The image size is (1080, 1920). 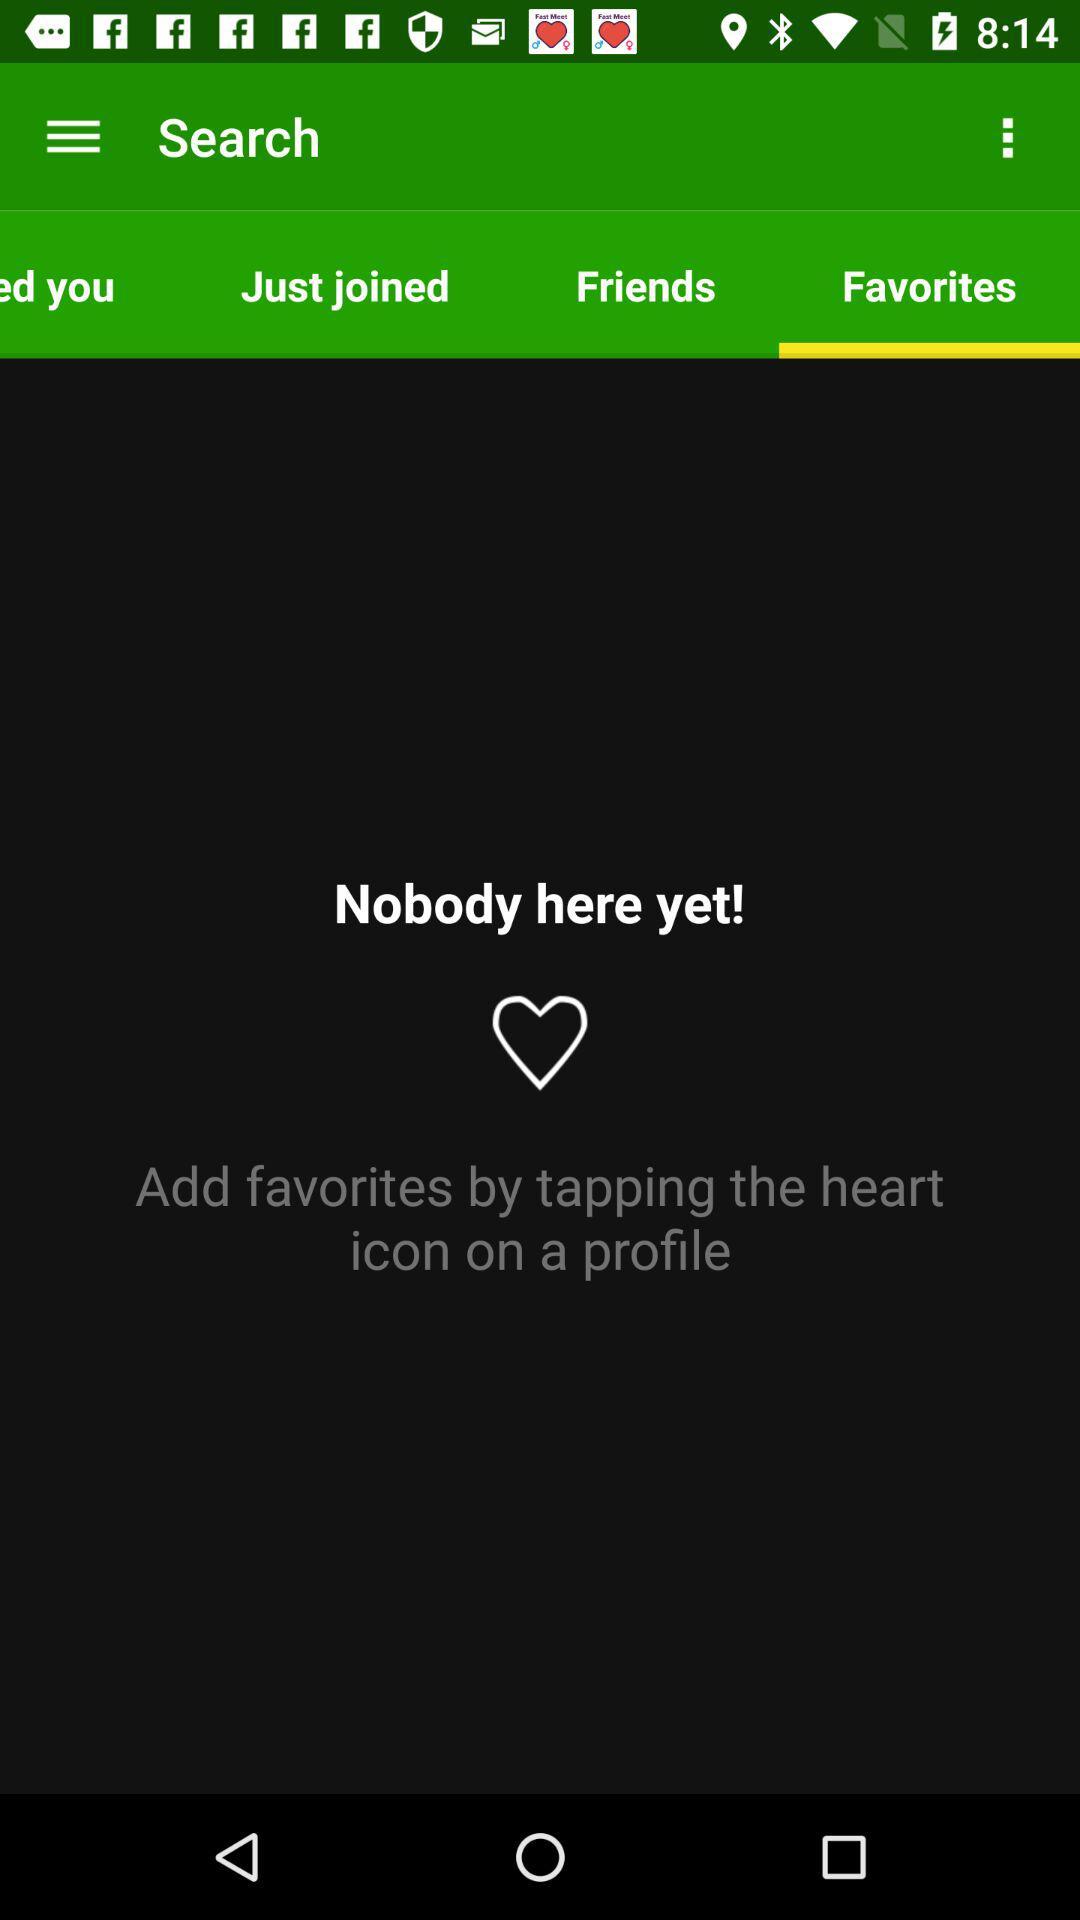 I want to click on the icon to the left of just joined app, so click(x=87, y=283).